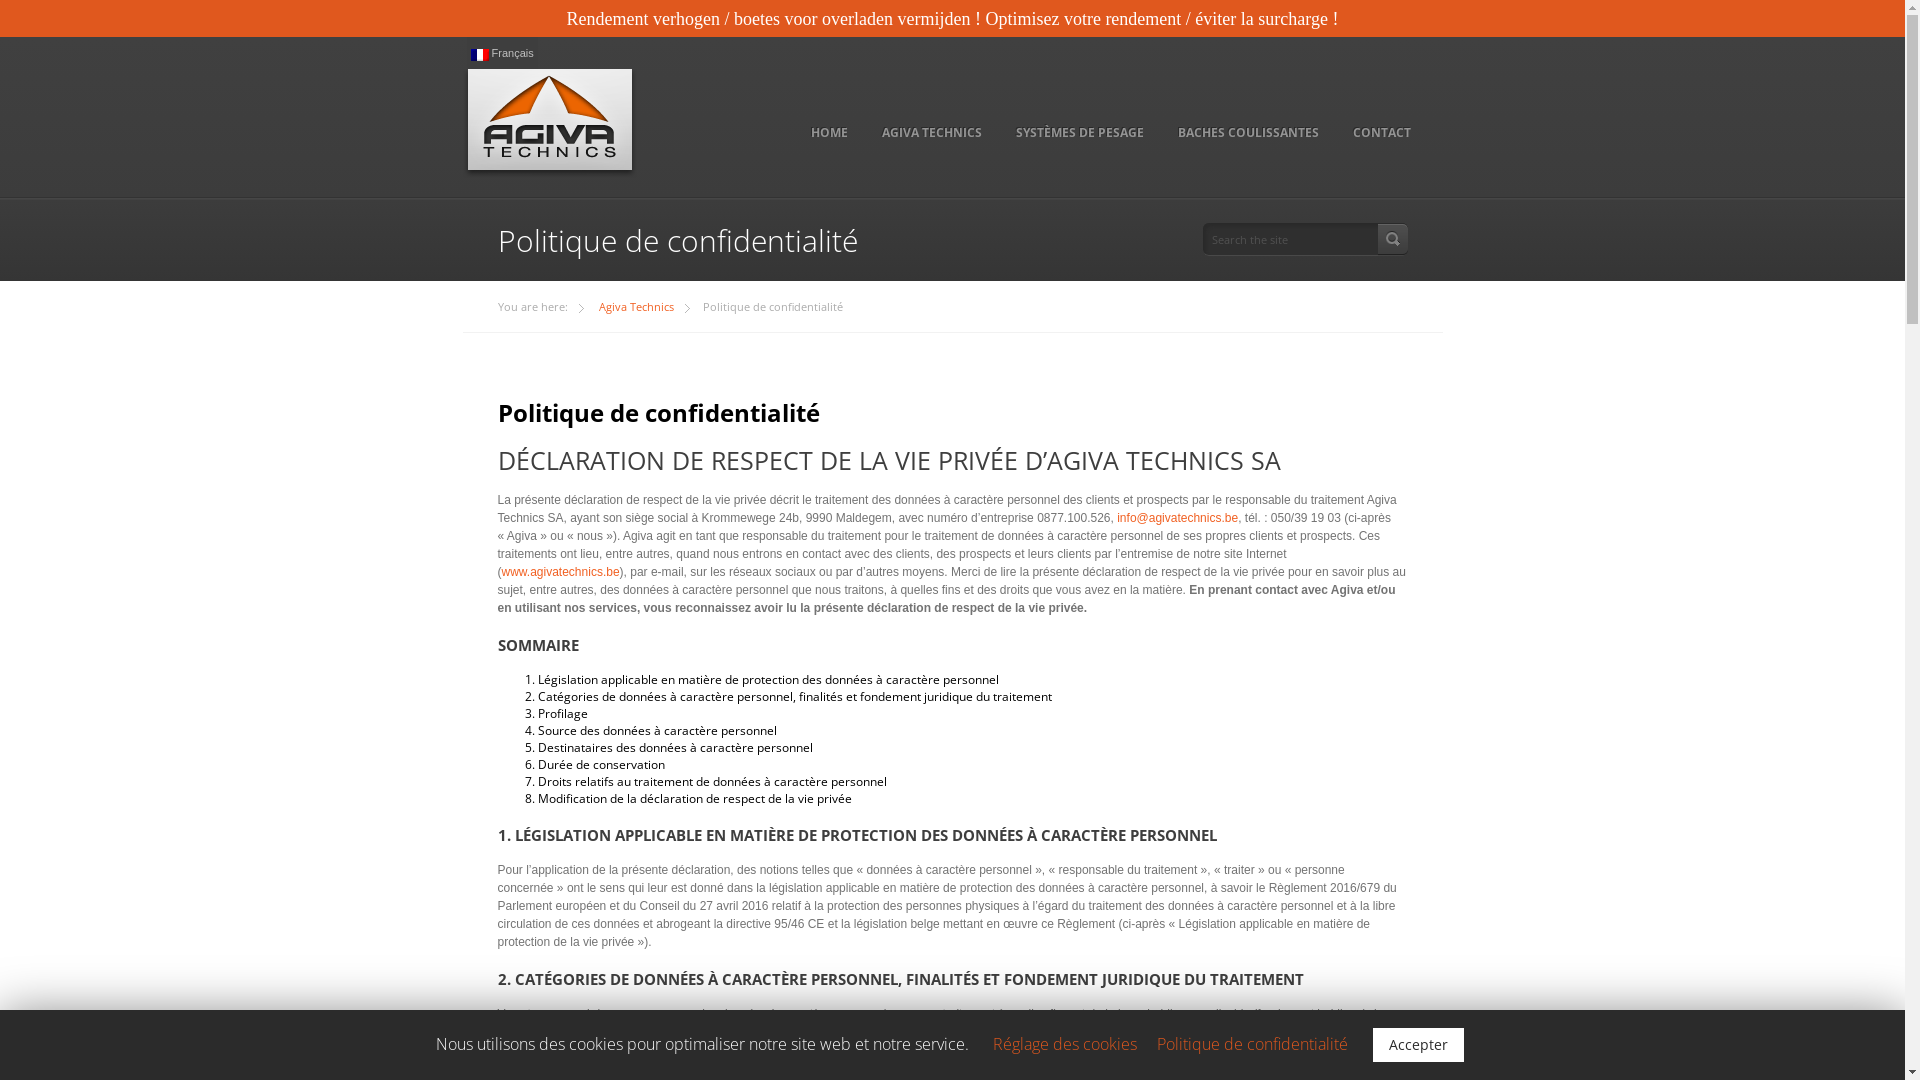 Image resolution: width=1920 pixels, height=1080 pixels. What do you see at coordinates (643, 306) in the screenshot?
I see `'Agiva Technics'` at bounding box center [643, 306].